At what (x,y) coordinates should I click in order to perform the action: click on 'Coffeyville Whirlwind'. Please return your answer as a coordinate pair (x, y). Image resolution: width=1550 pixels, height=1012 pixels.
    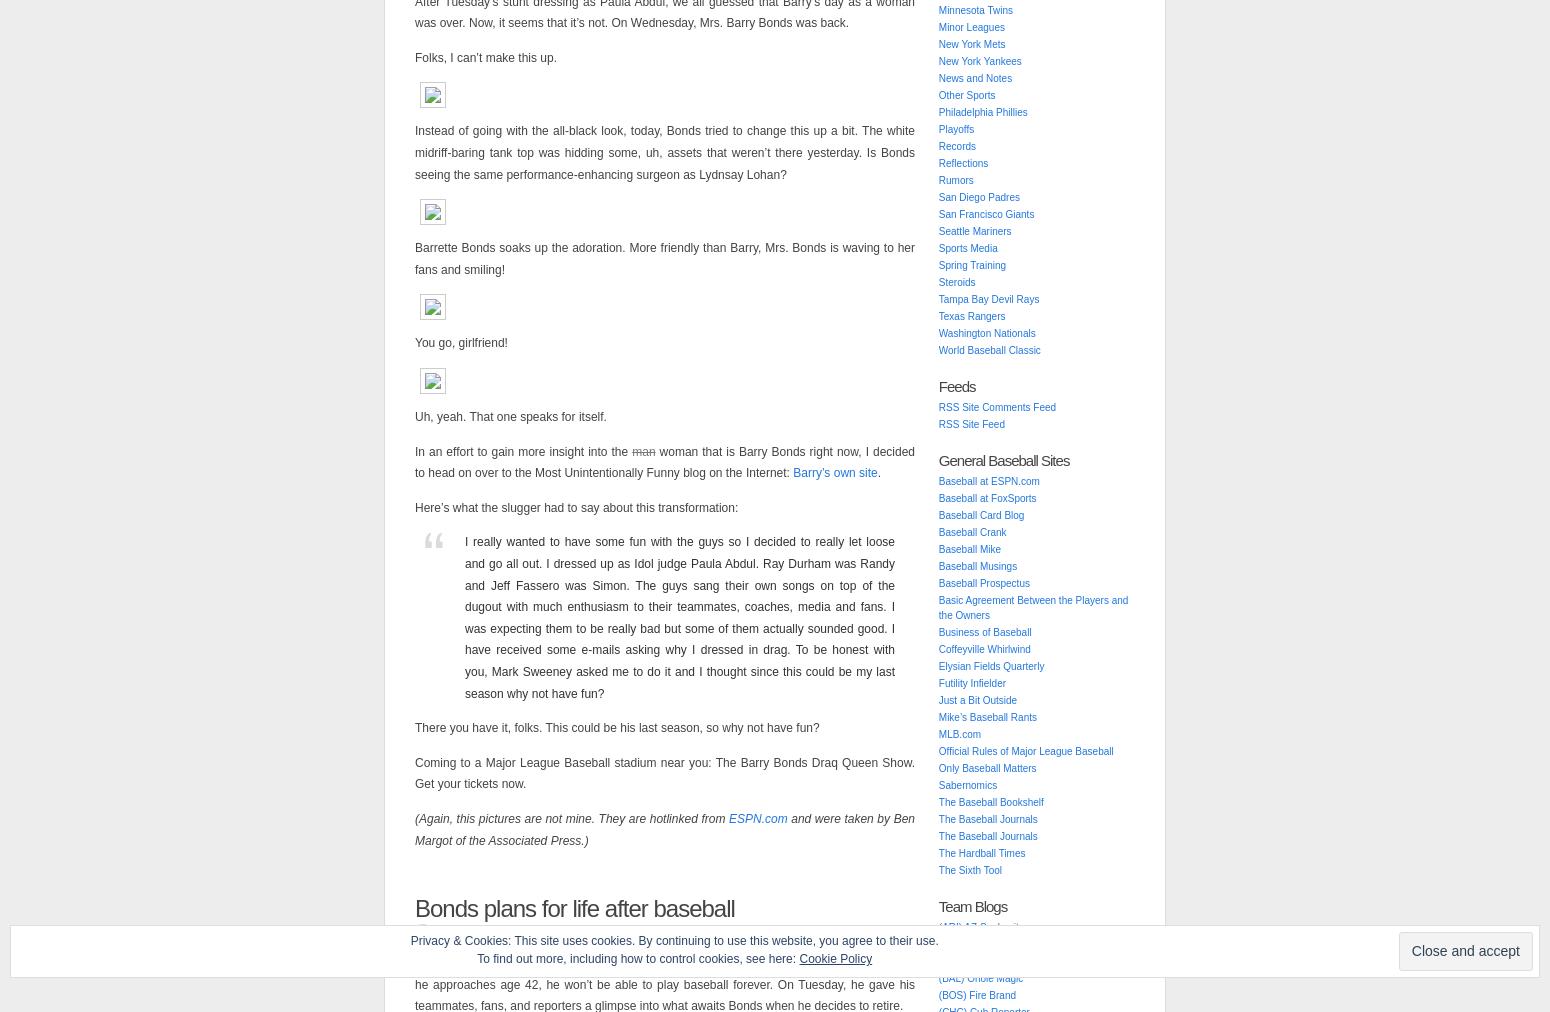
    Looking at the image, I should click on (982, 649).